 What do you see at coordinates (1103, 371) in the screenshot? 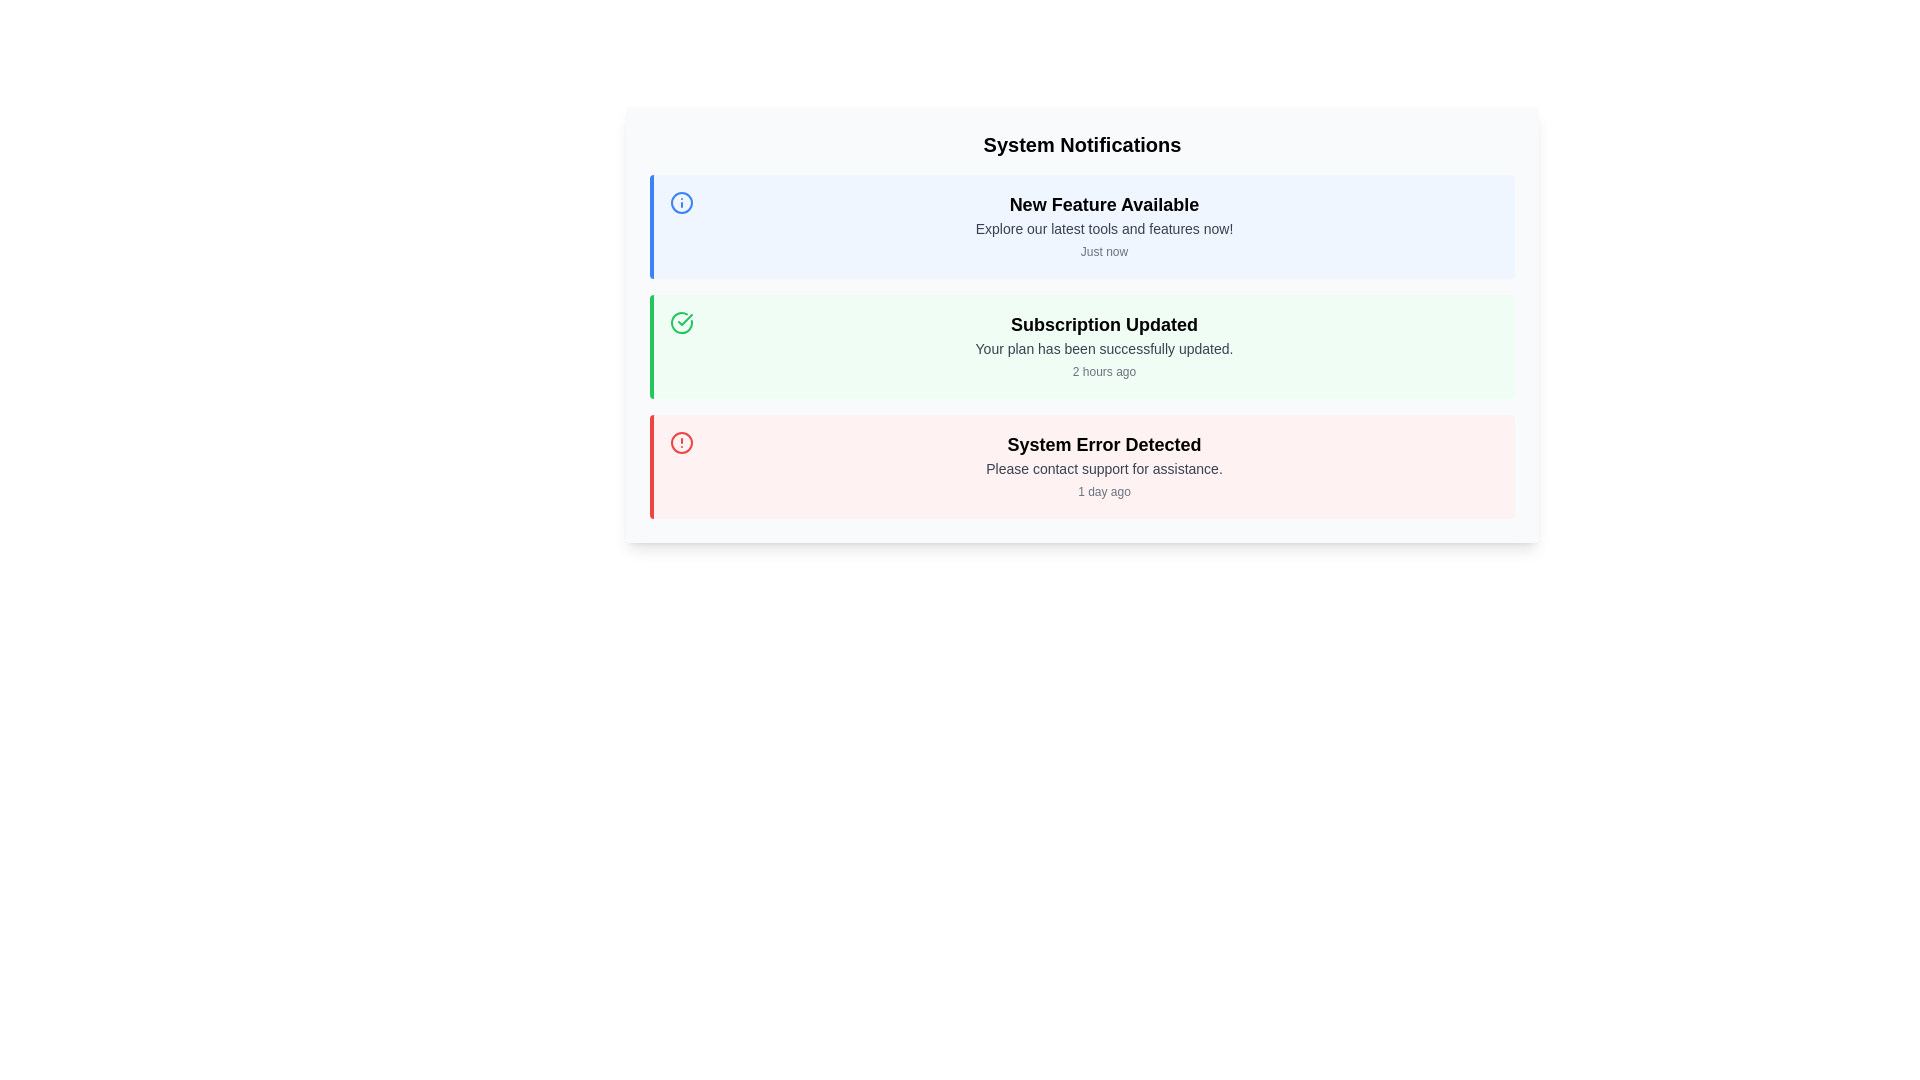
I see `the text label reading '2 hours ago' which is styled in gray font and located at the bottom-right of the green notification box titled 'Subscription Updated.'` at bounding box center [1103, 371].